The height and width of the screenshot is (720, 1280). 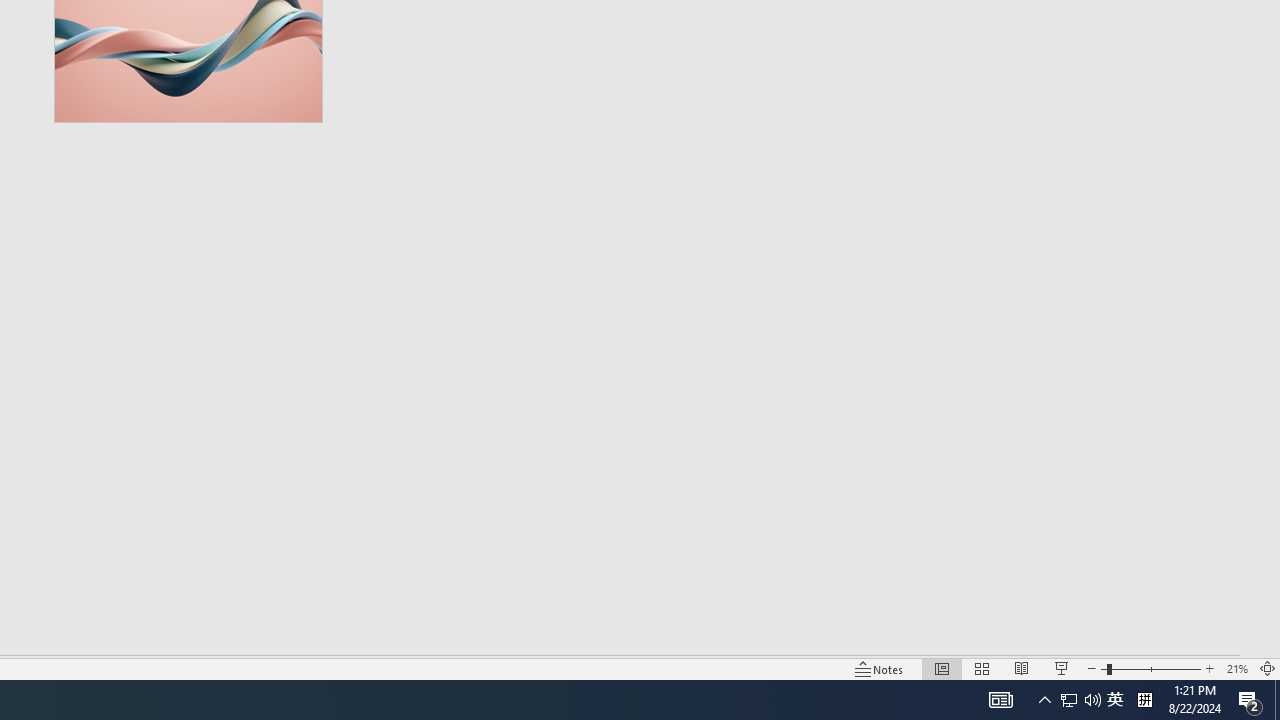 I want to click on 'Zoom 21%', so click(x=1236, y=669).